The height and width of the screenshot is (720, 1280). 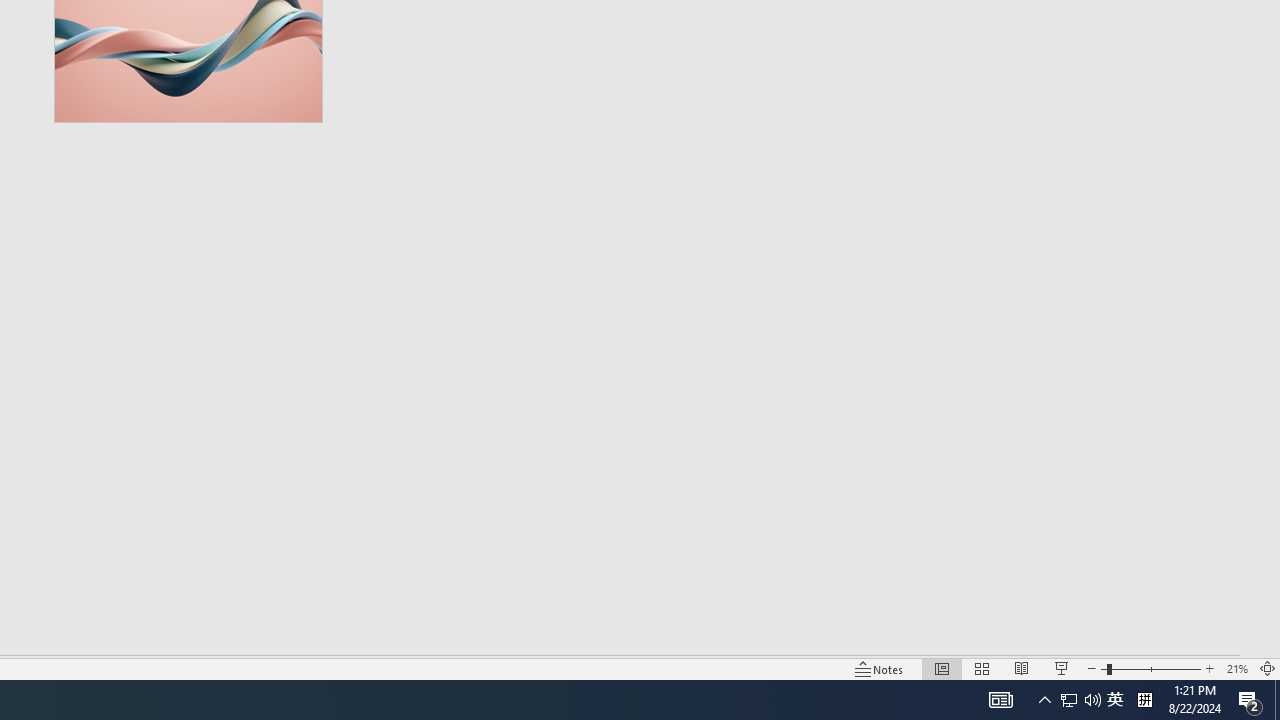 I want to click on 'Zoom 21%', so click(x=1236, y=669).